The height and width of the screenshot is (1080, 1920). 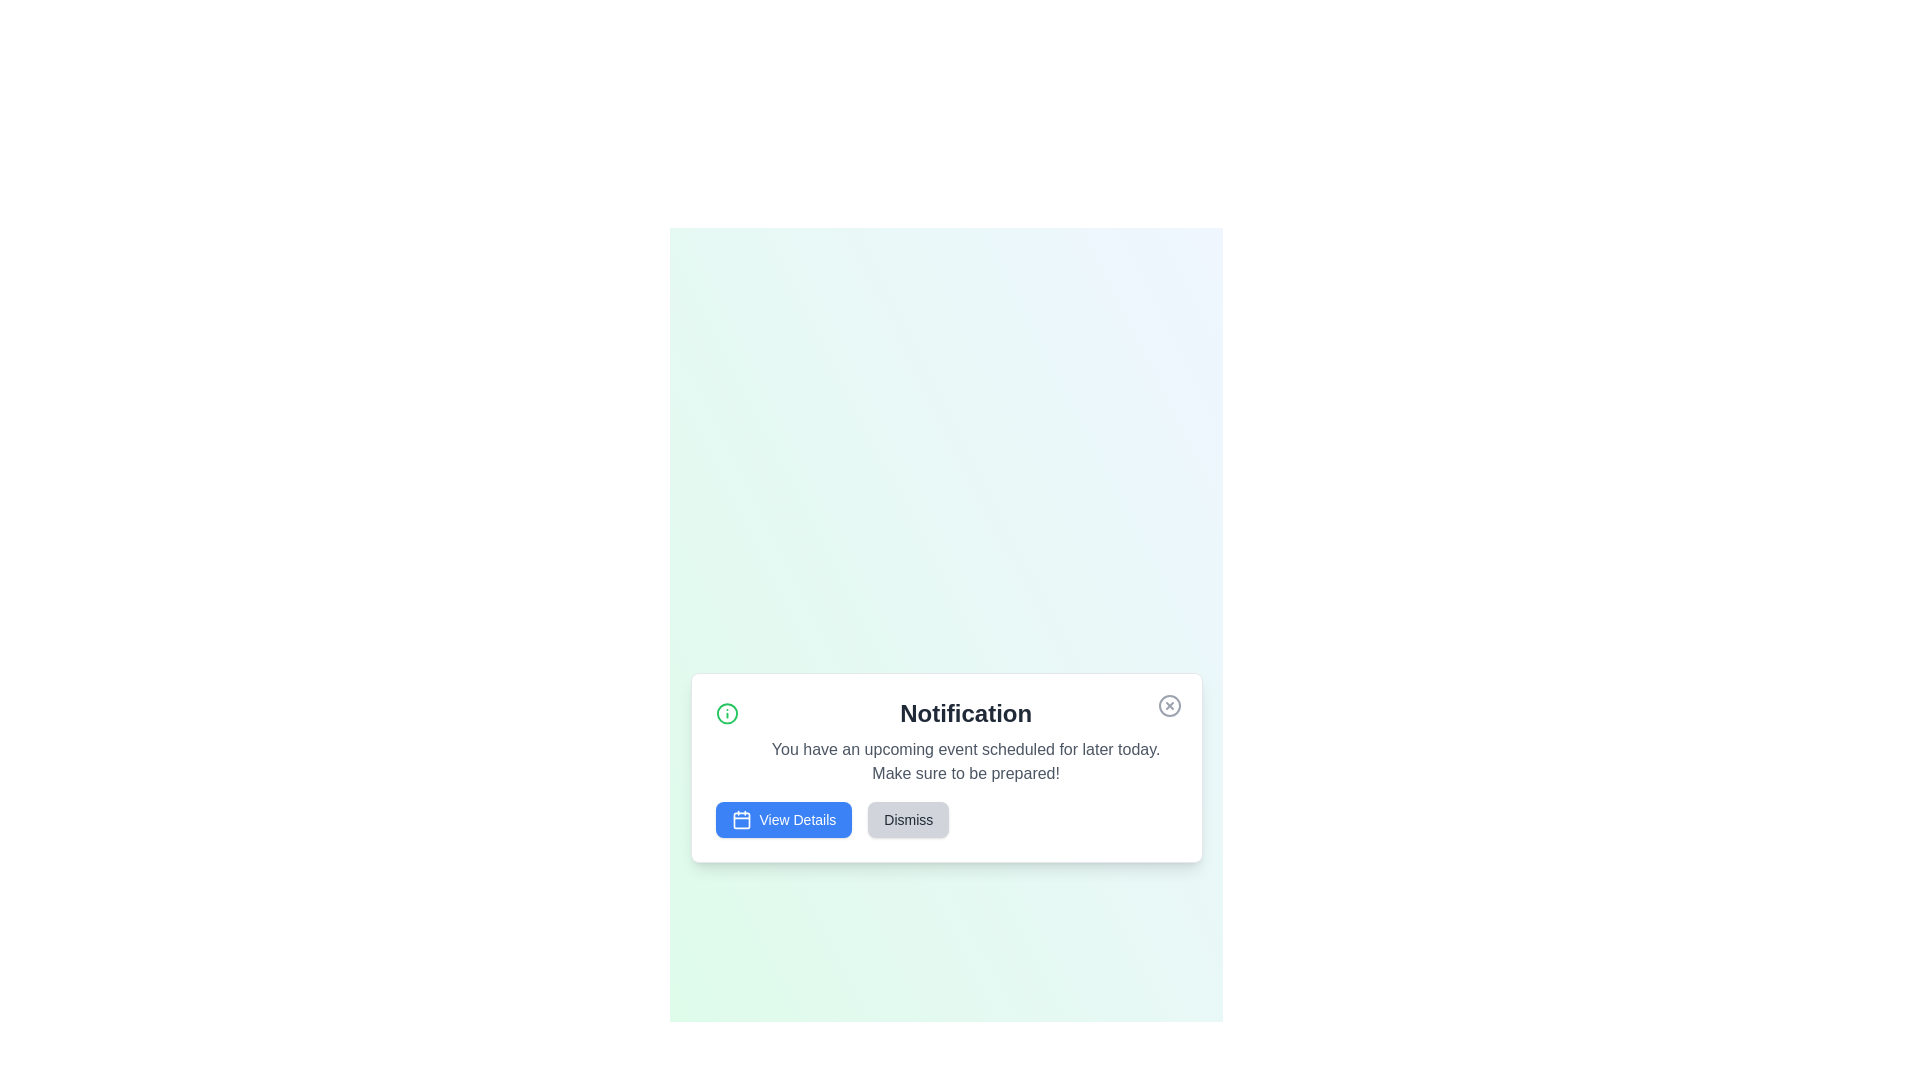 I want to click on the 'View Details' button to view the event details, so click(x=782, y=820).